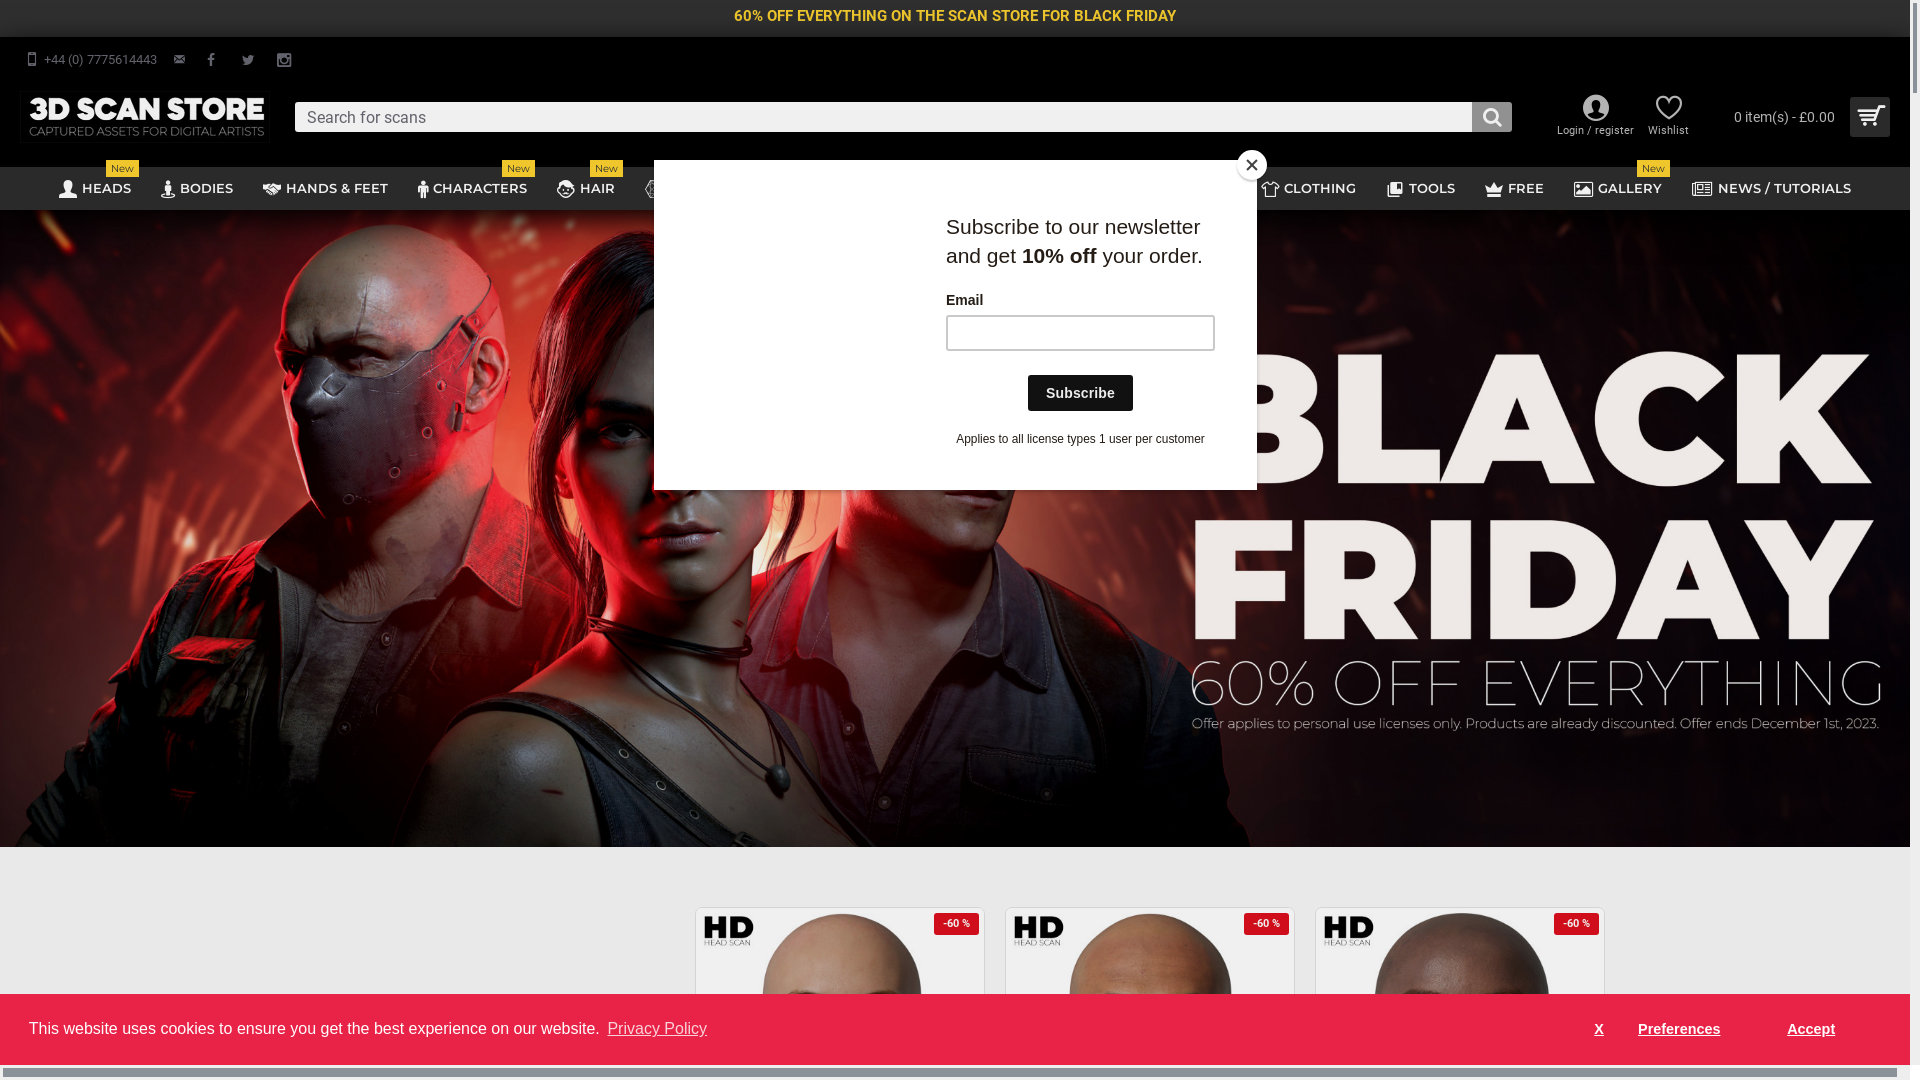 This screenshot has height=1080, width=1920. What do you see at coordinates (1642, 117) in the screenshot?
I see `'Wishlist'` at bounding box center [1642, 117].